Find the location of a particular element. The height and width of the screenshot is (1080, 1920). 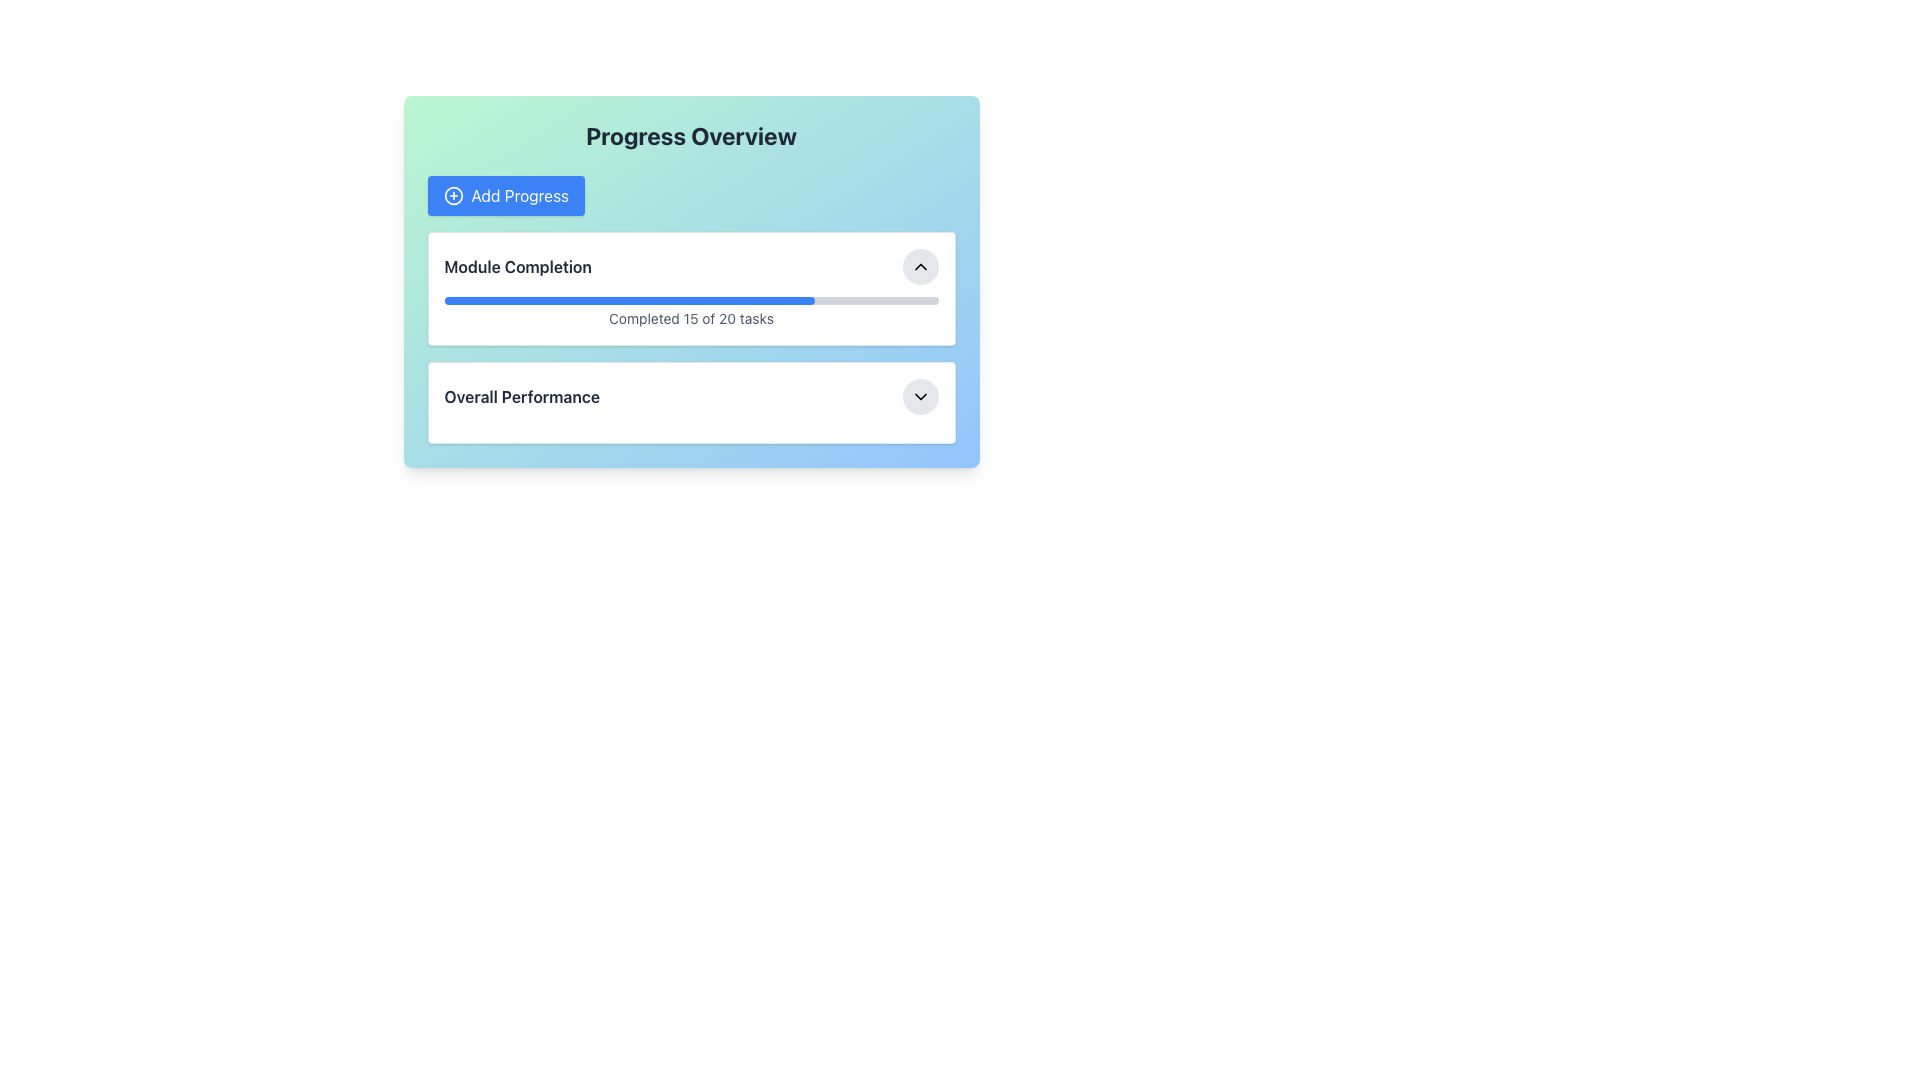

static text label providing descriptive information about module completion, located above the progress bar and to the left of the rounded gray button is located at coordinates (518, 265).